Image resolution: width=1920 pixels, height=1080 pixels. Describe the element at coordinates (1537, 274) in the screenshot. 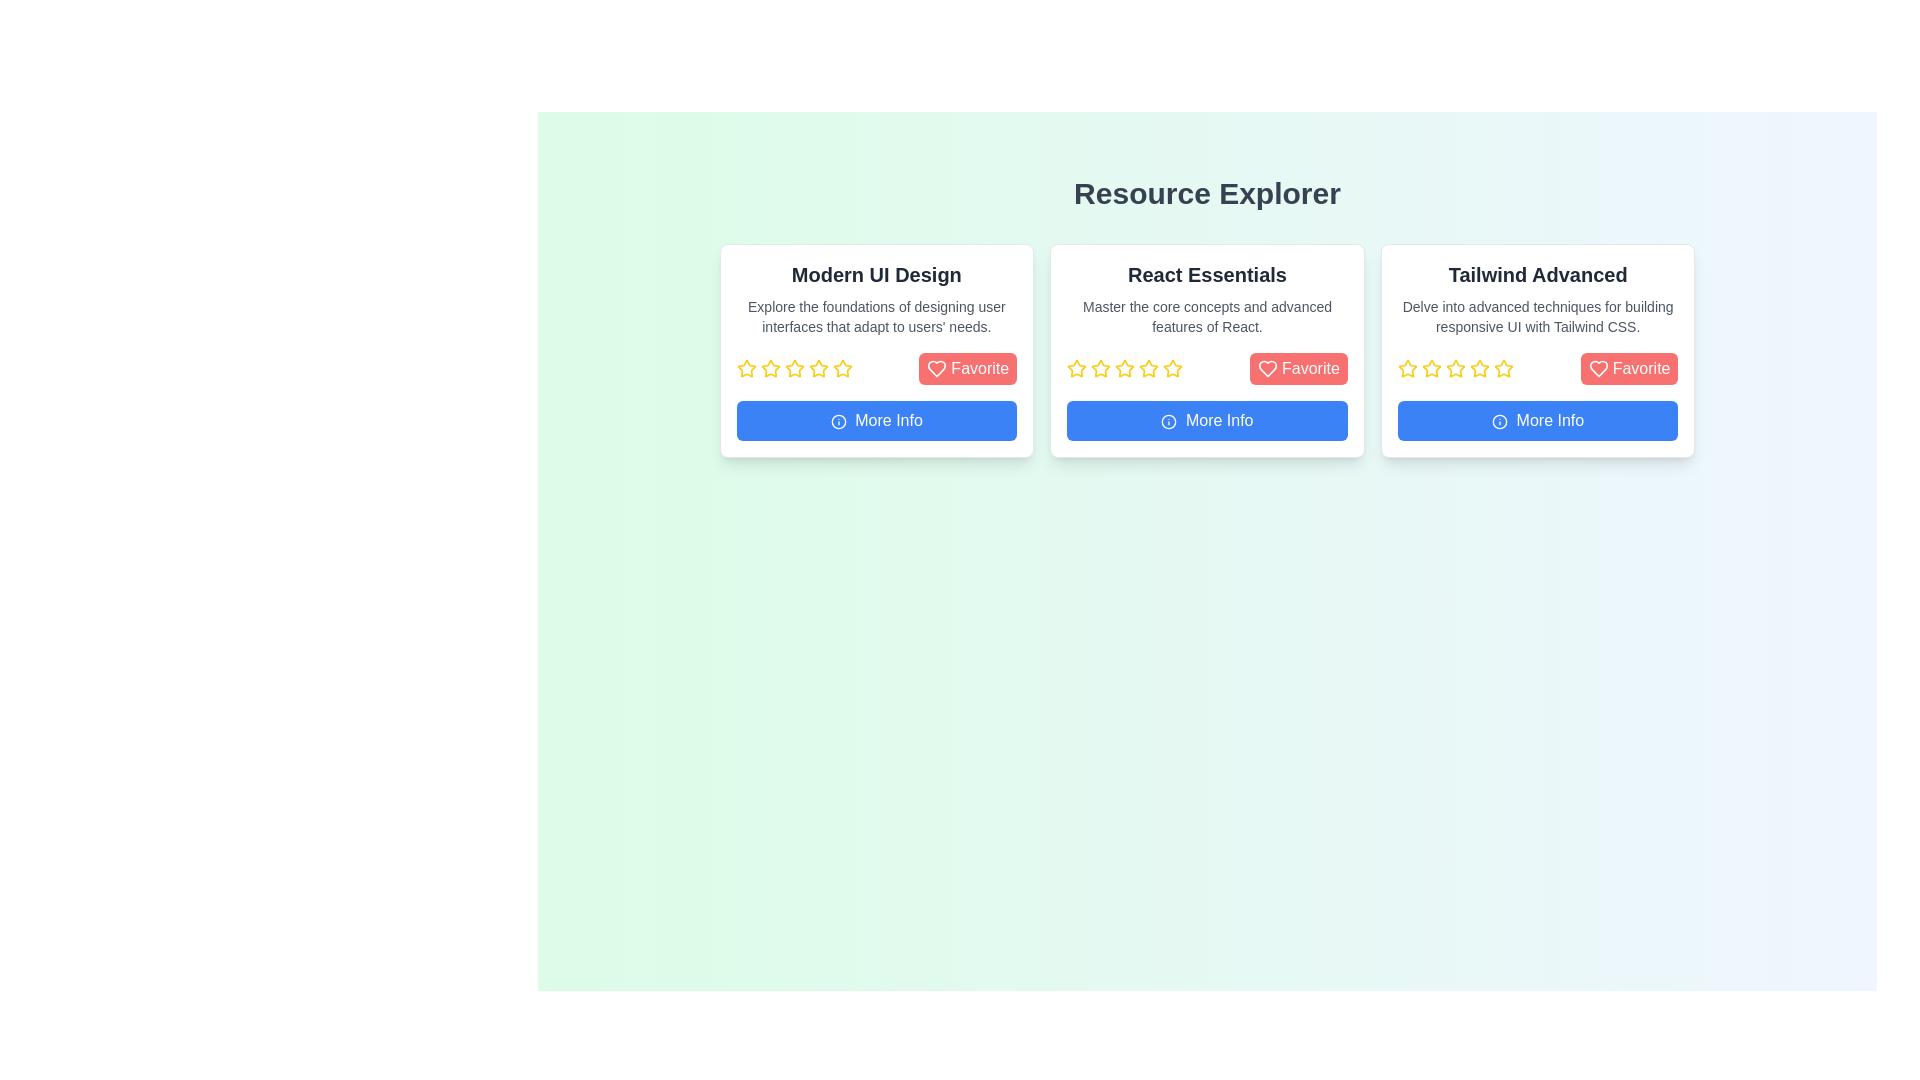

I see `text label that serves as the title of the rightmost card, summarizing the content about advanced techniques in Tailwind CSS` at that location.